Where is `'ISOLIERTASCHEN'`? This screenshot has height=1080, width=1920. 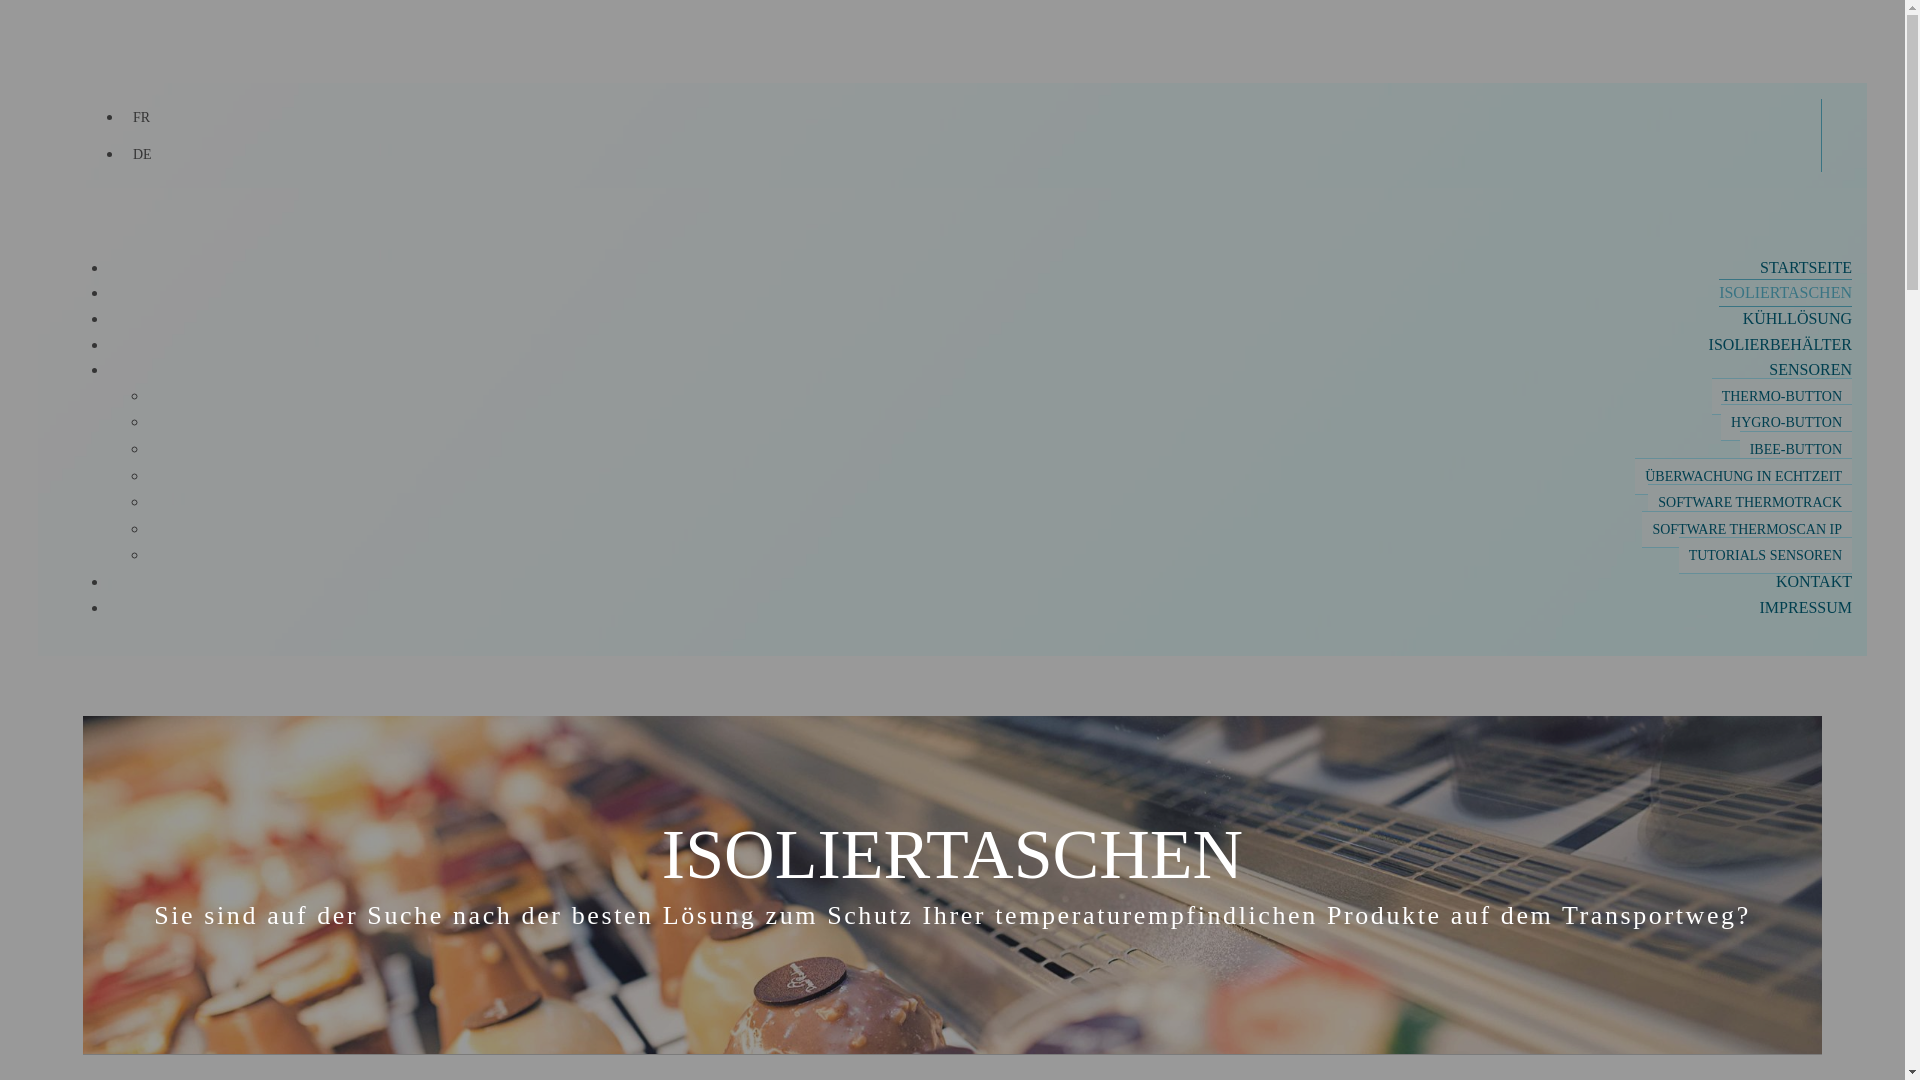
'ISOLIERTASCHEN' is located at coordinates (1785, 293).